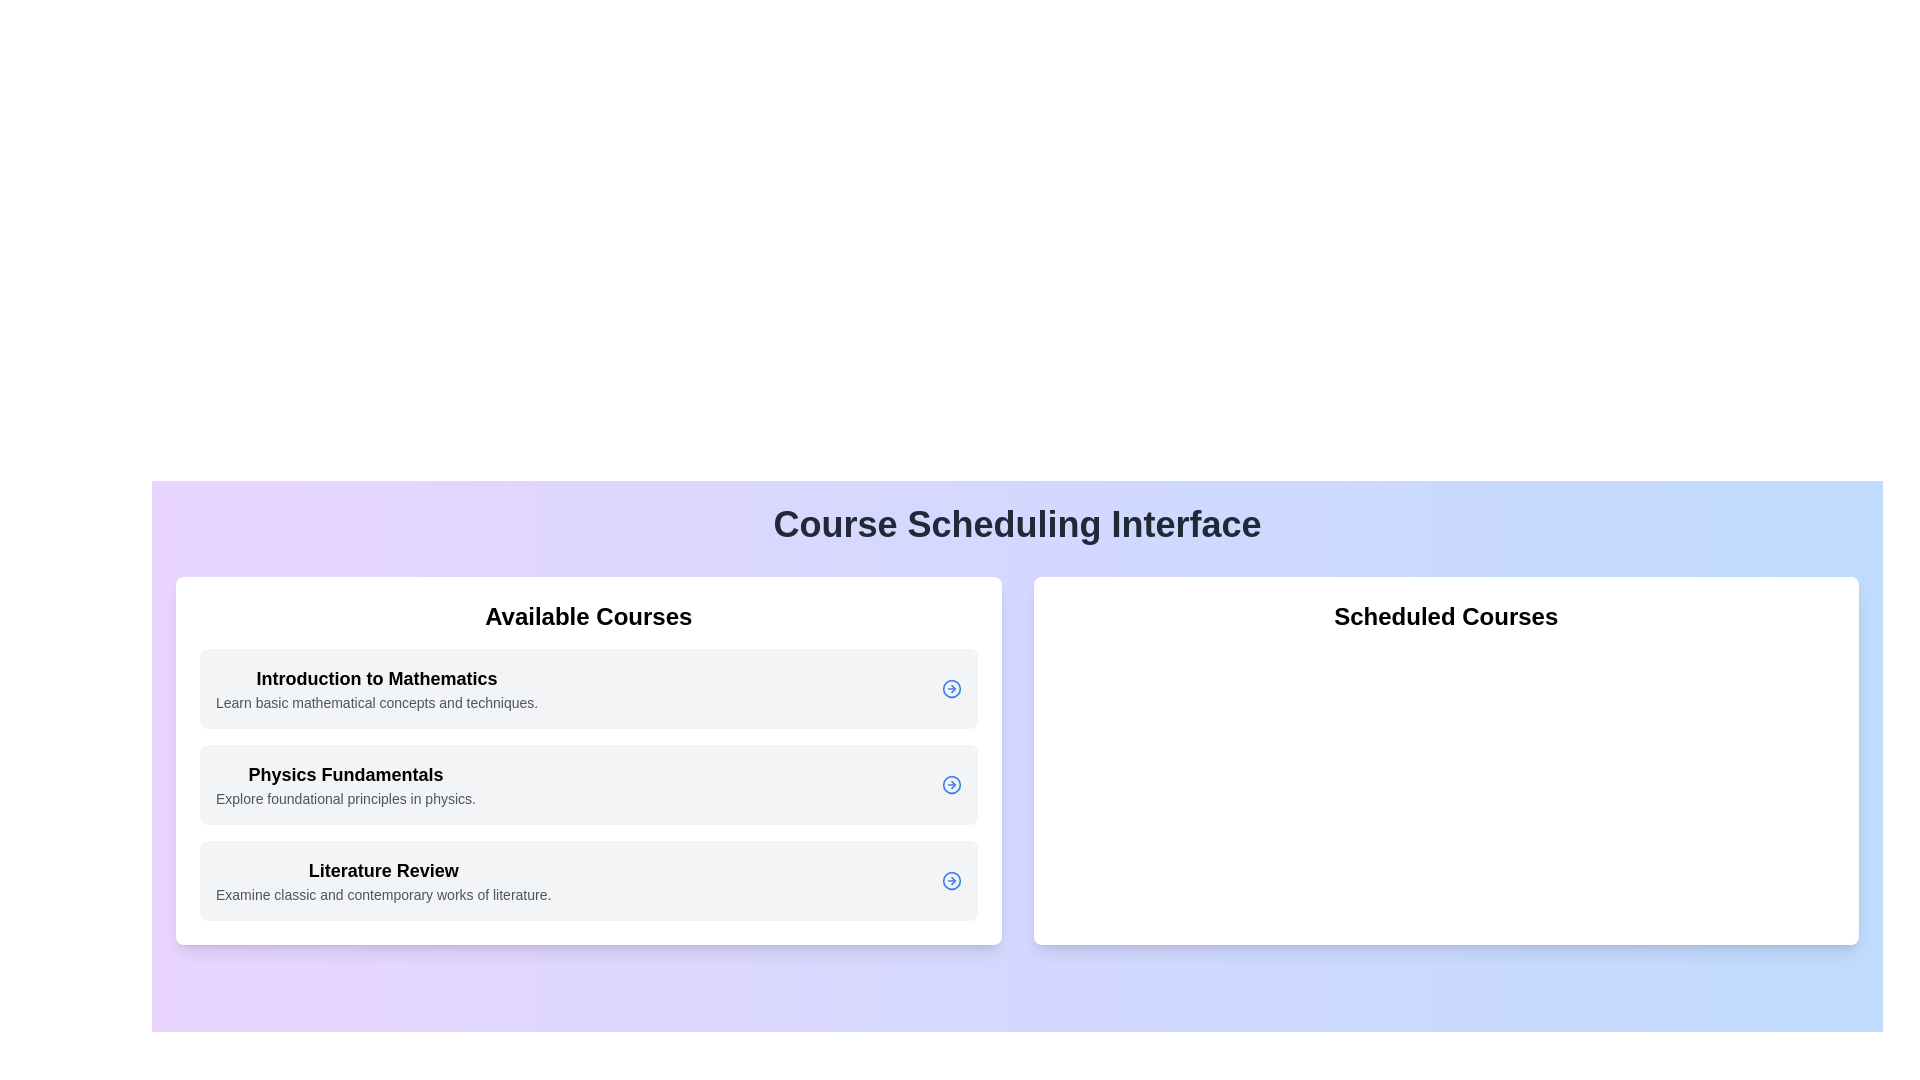 The width and height of the screenshot is (1920, 1080). What do you see at coordinates (377, 701) in the screenshot?
I see `information from the text label that reads 'Learn basic mathematical concepts and techniques.' located below the title 'Introduction to Mathematics'` at bounding box center [377, 701].